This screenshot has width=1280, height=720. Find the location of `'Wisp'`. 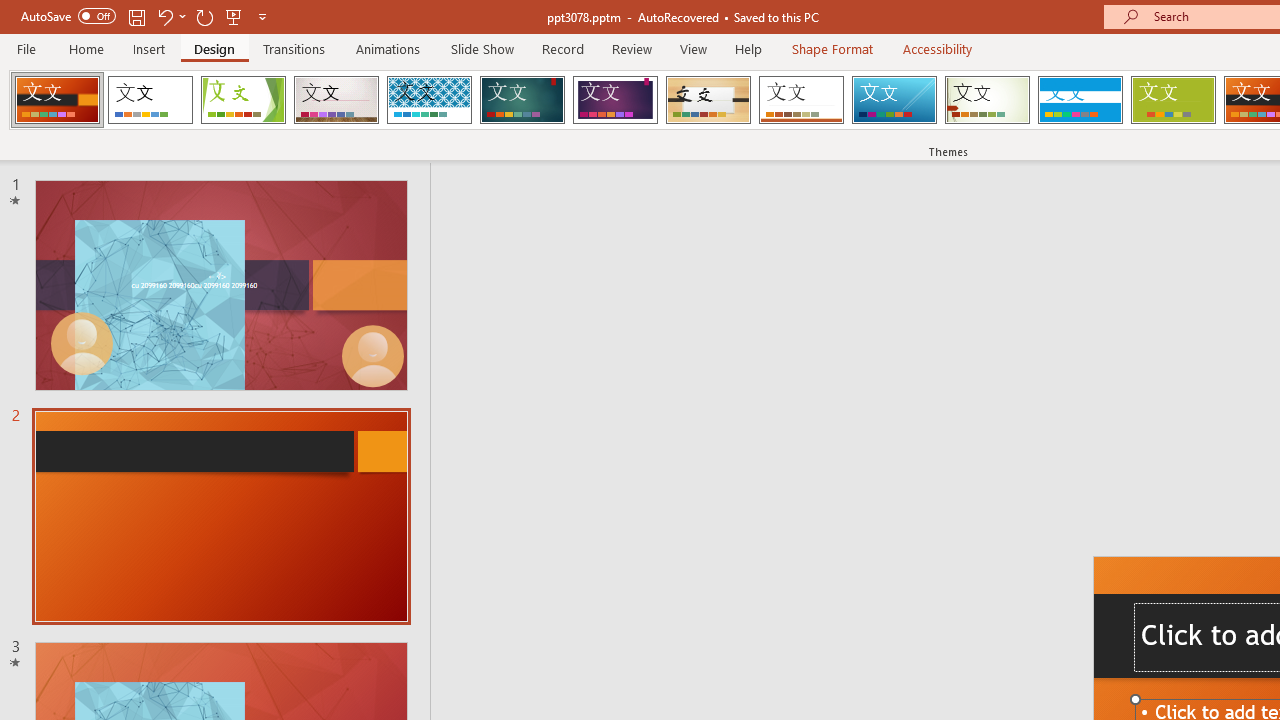

'Wisp' is located at coordinates (987, 100).